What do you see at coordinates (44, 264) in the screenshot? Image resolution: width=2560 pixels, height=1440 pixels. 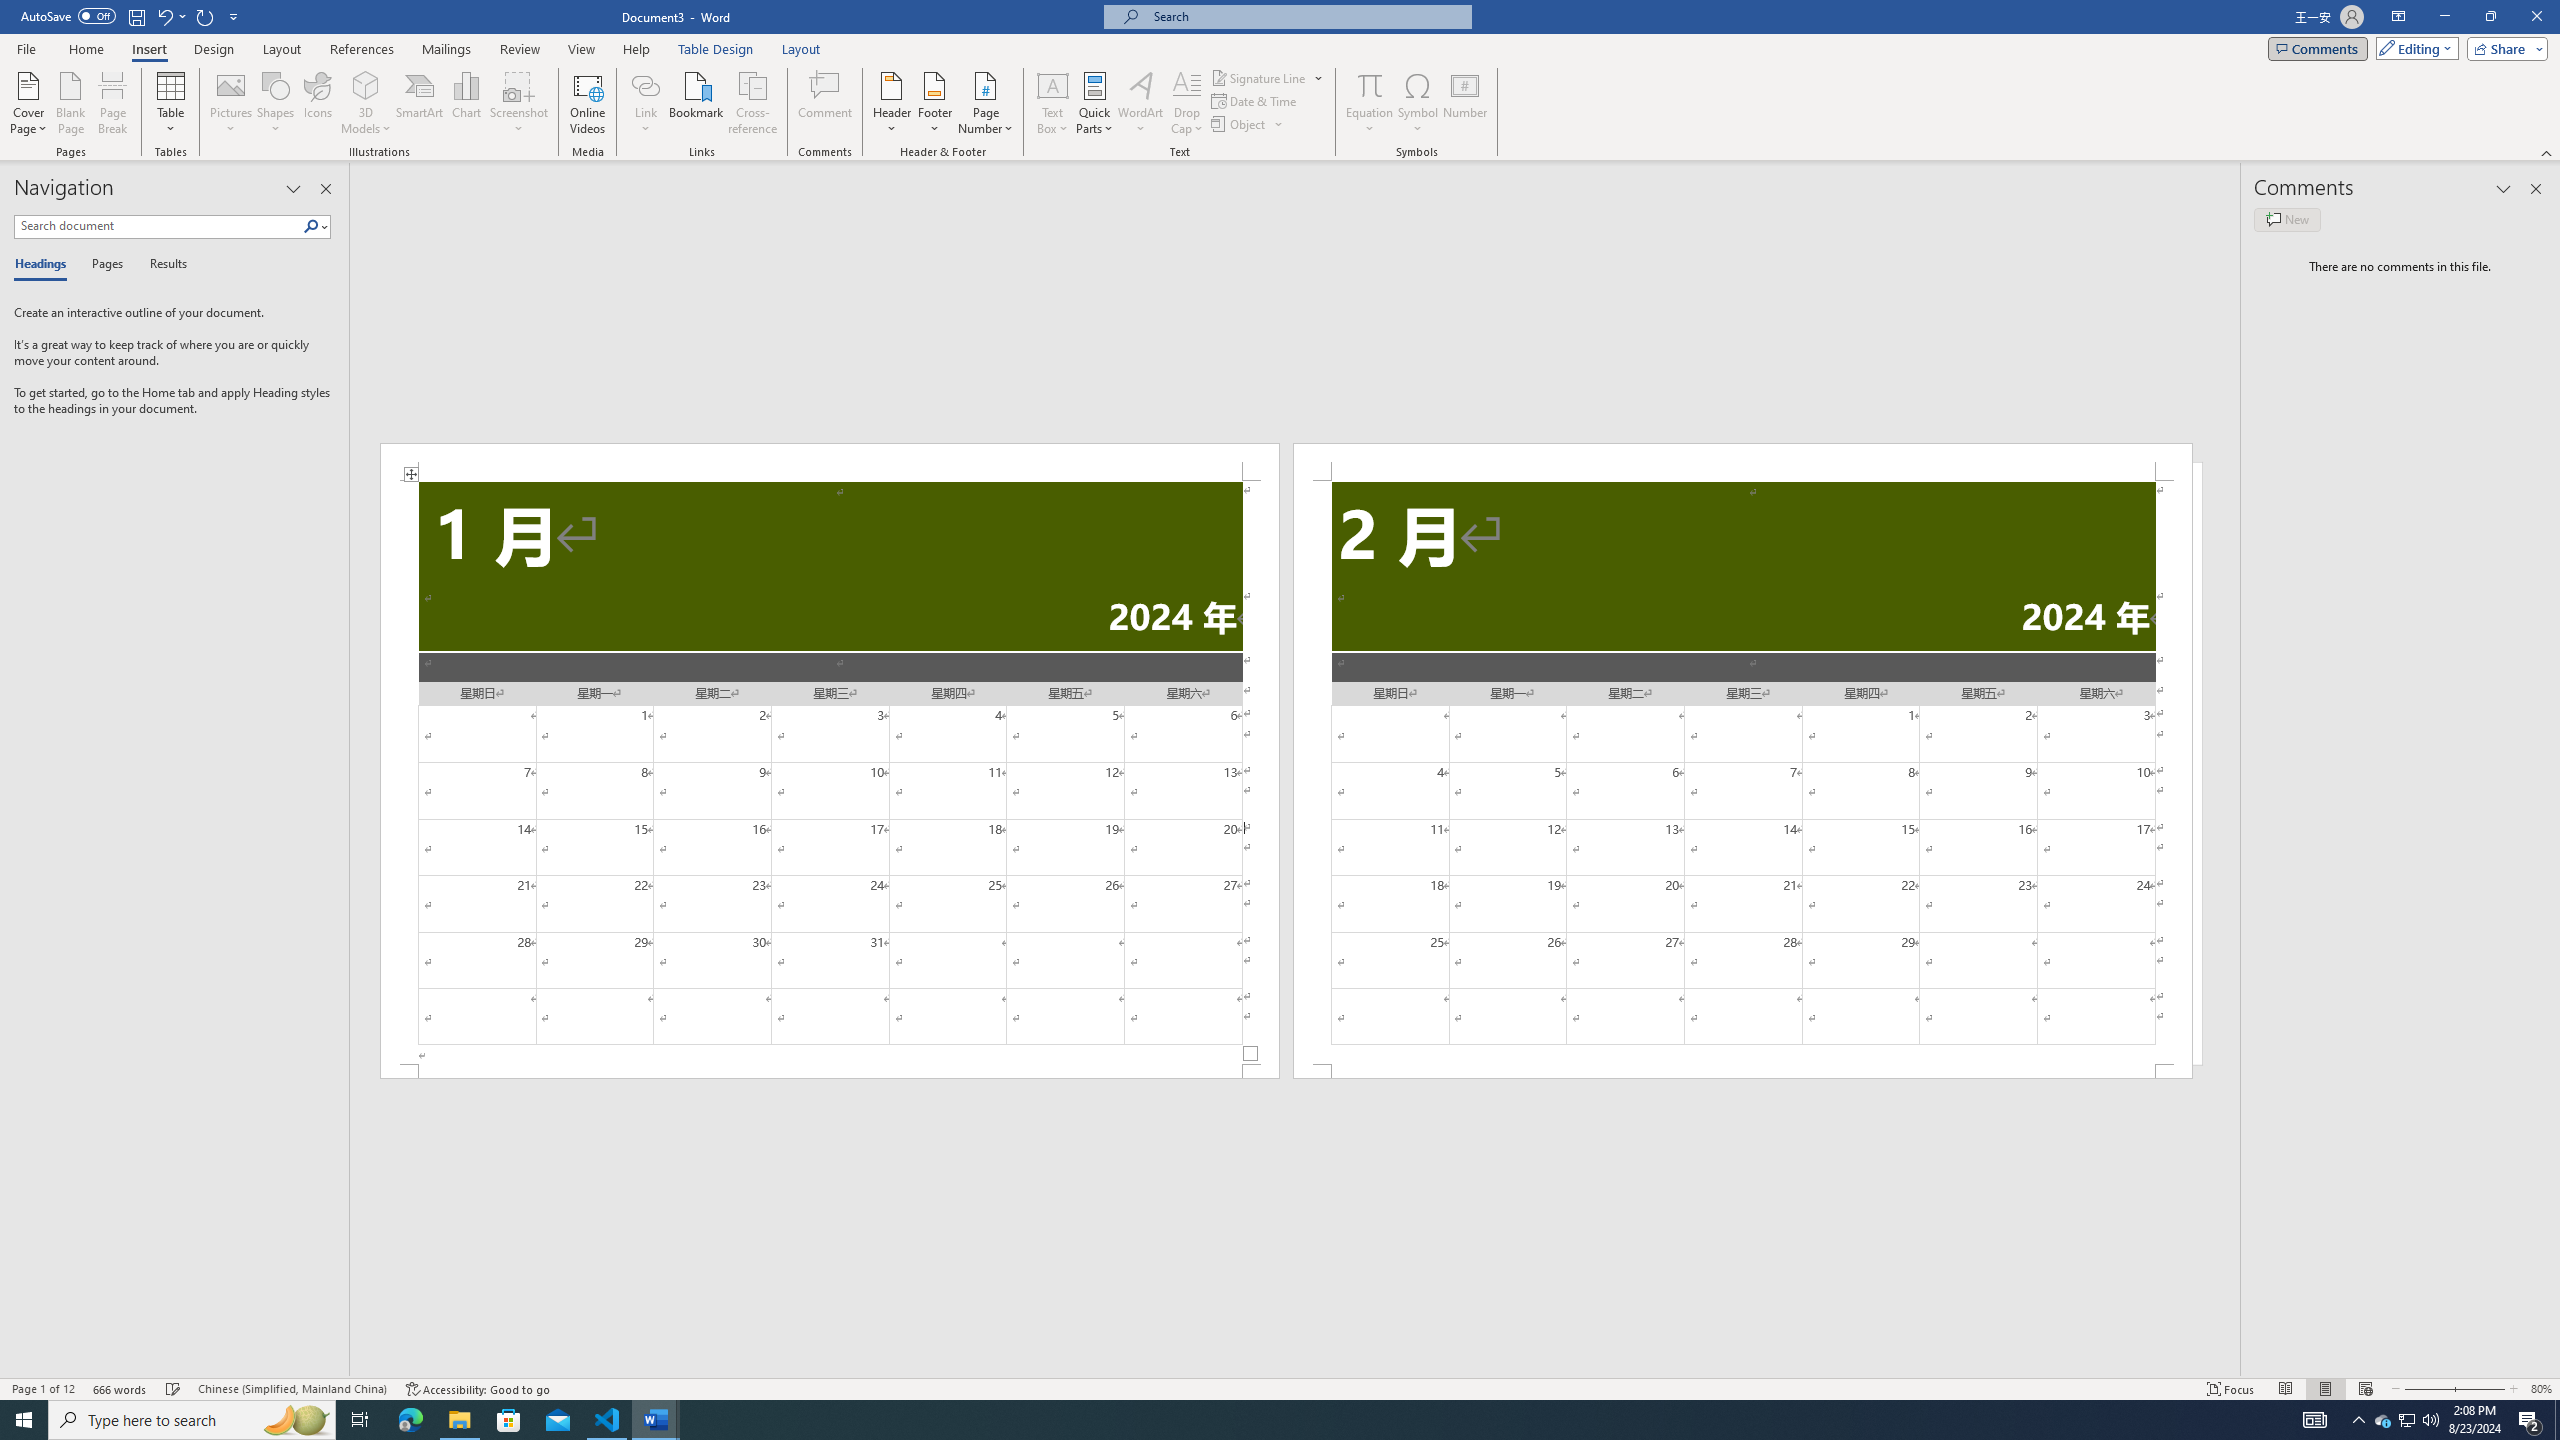 I see `'Headings'` at bounding box center [44, 264].